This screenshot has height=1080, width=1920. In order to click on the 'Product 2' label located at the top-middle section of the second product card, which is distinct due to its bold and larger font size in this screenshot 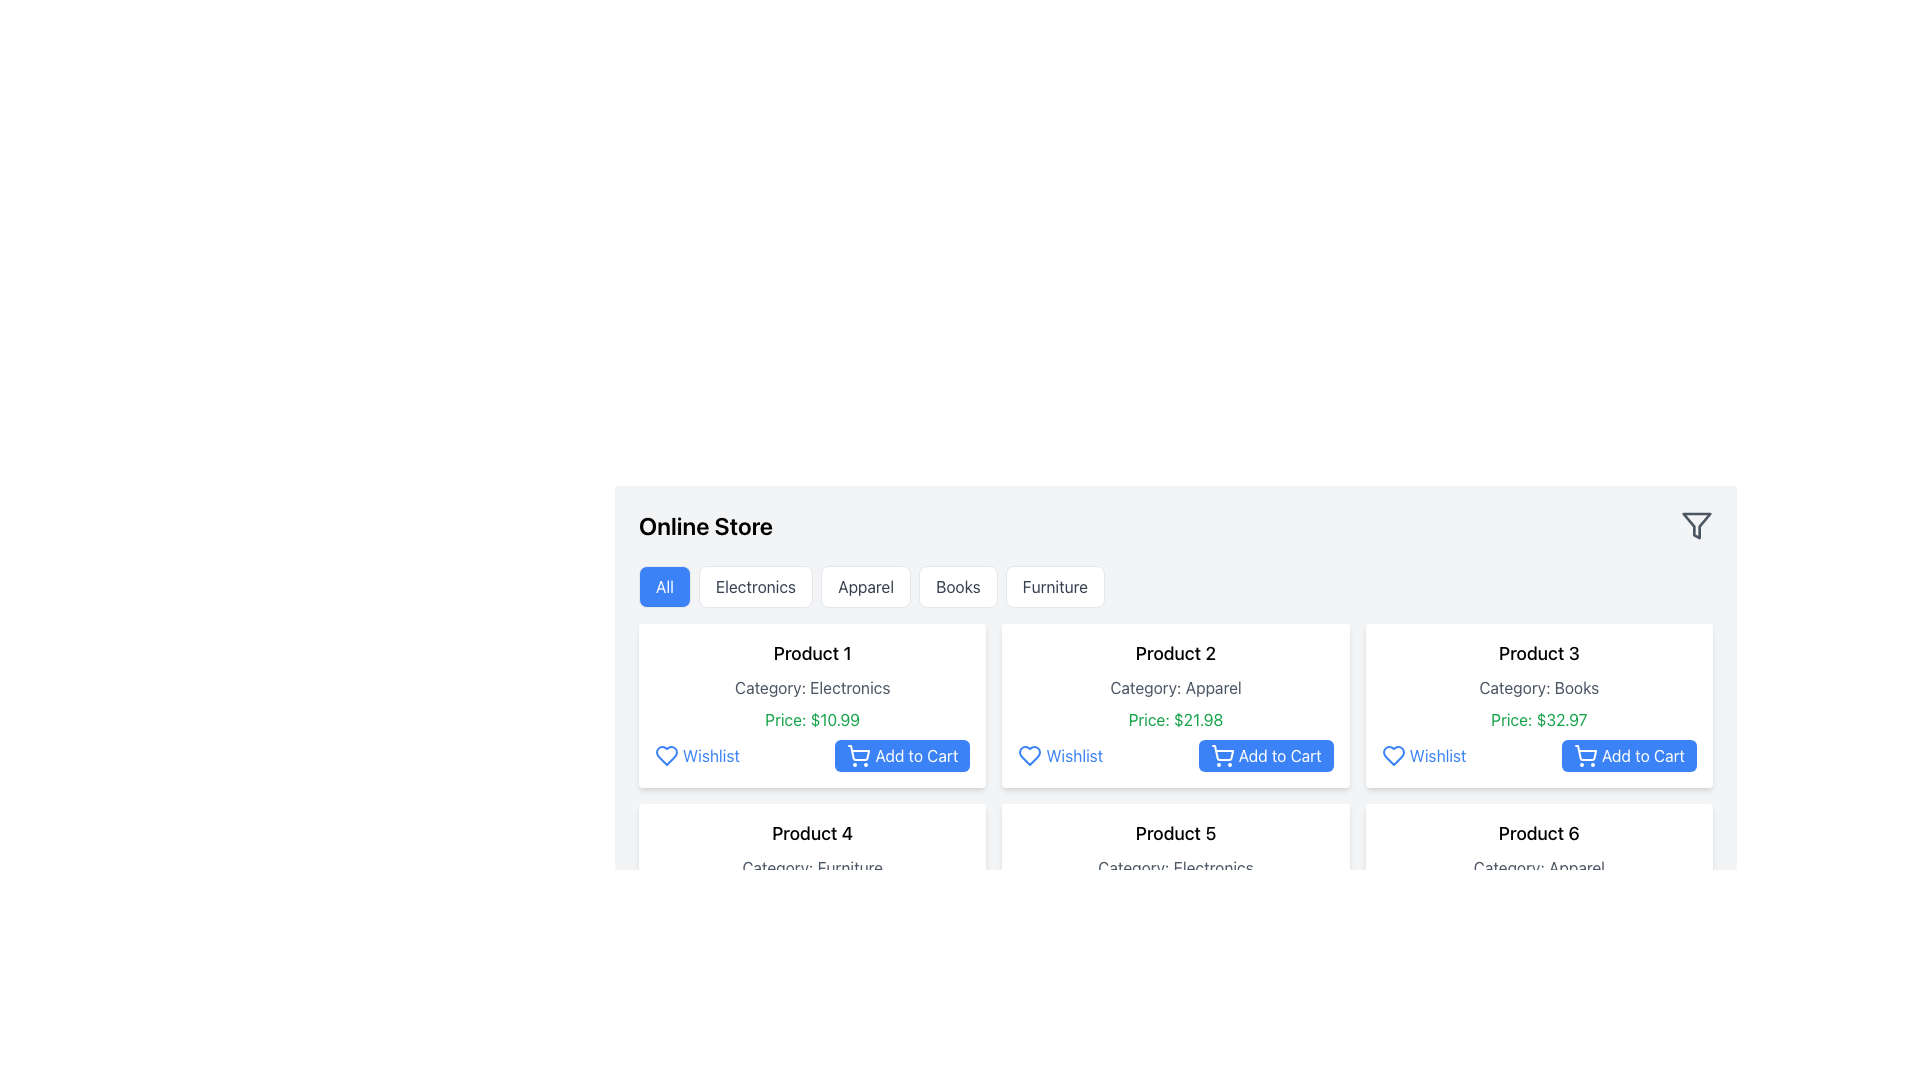, I will do `click(1176, 654)`.